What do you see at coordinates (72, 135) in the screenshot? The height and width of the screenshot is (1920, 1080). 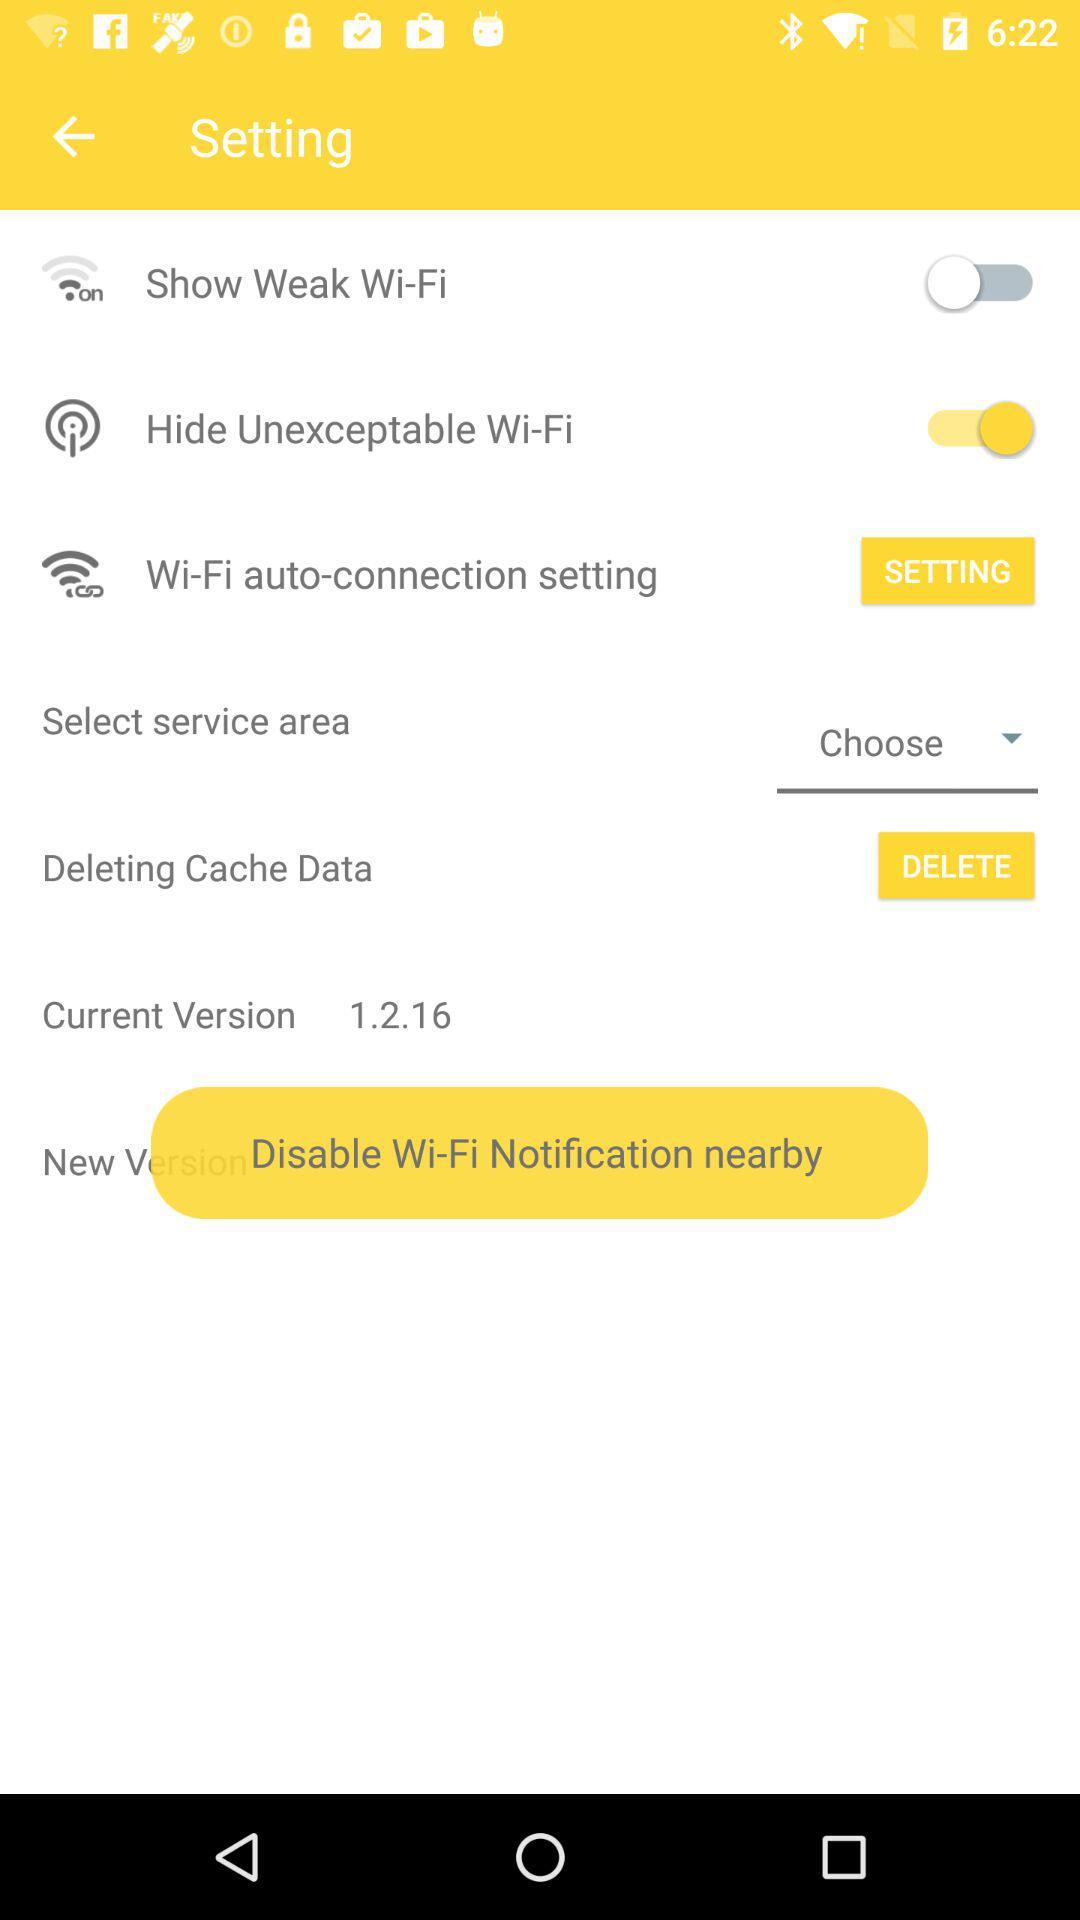 I see `the arrow_backward icon` at bounding box center [72, 135].